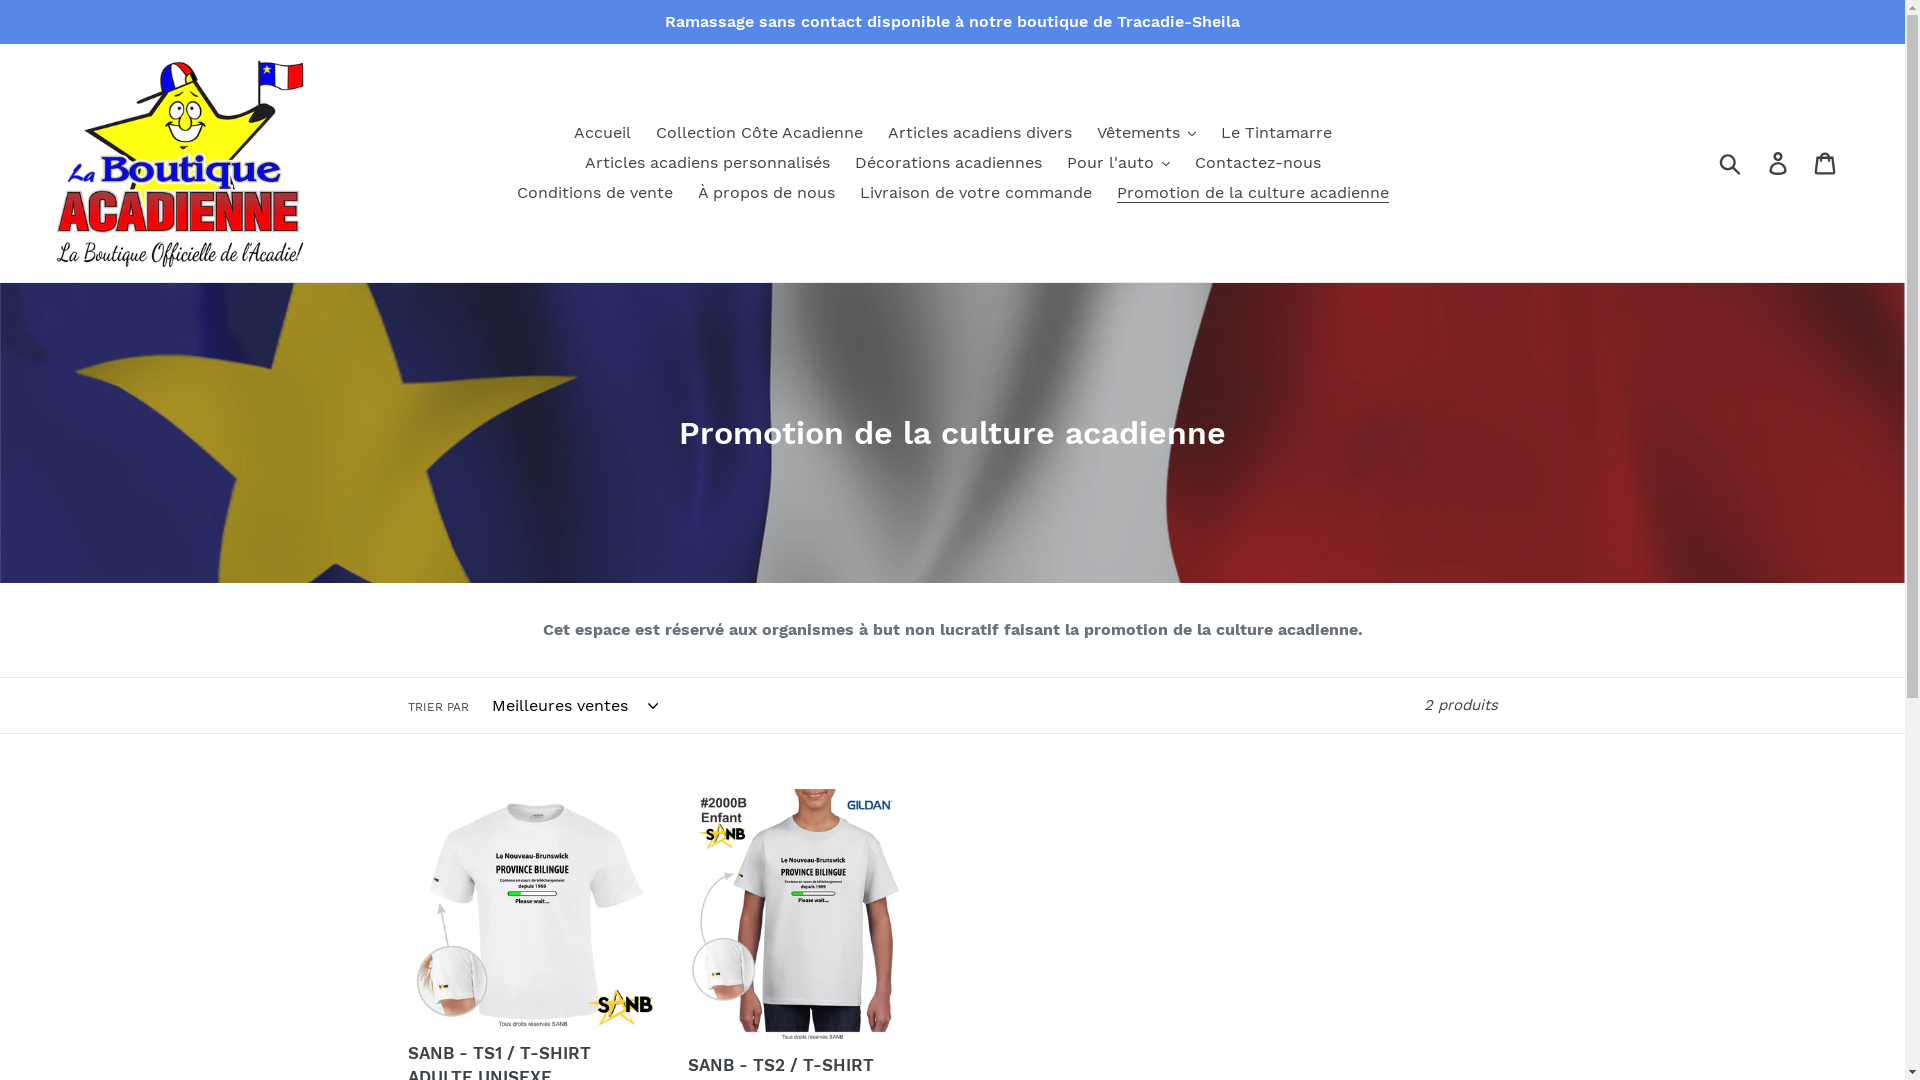 This screenshot has height=1080, width=1920. Describe the element at coordinates (1826, 162) in the screenshot. I see `'Panier'` at that location.